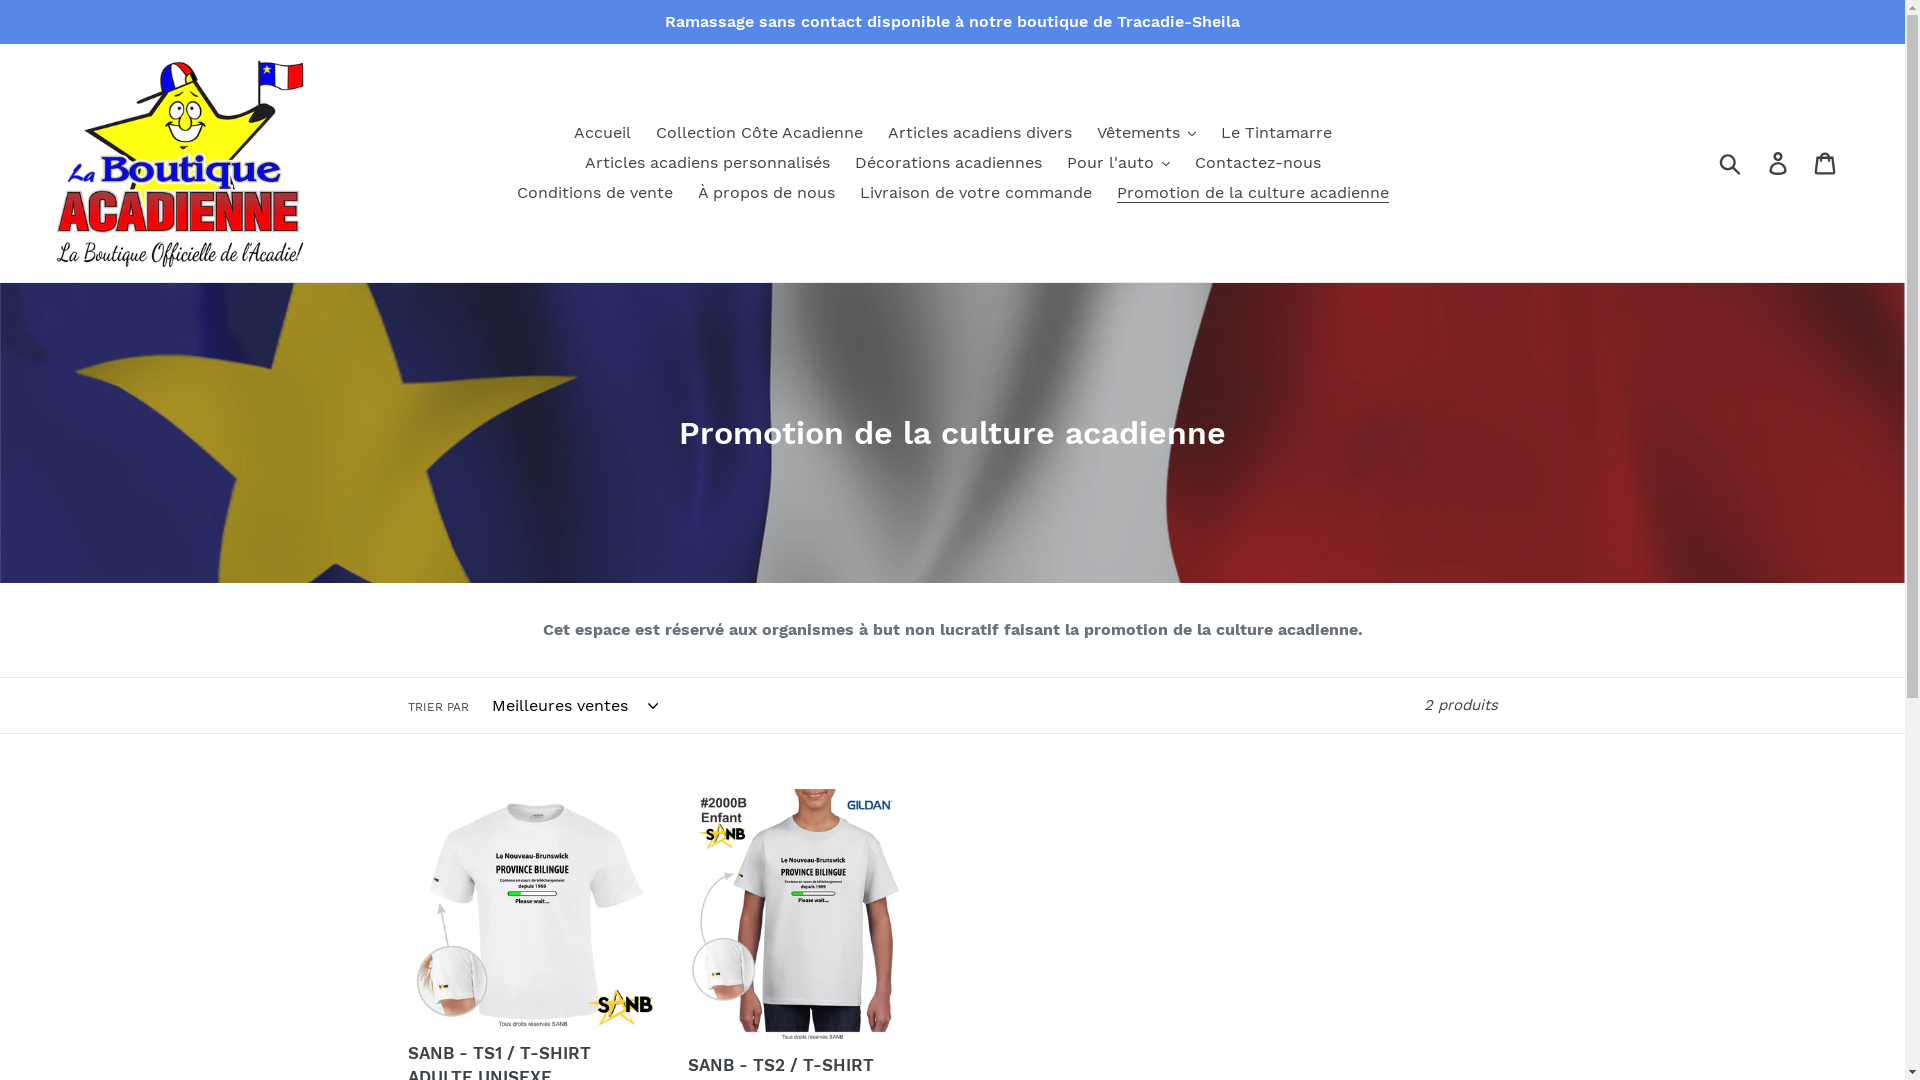 This screenshot has height=1080, width=1920. Describe the element at coordinates (1826, 162) in the screenshot. I see `'Panier'` at that location.